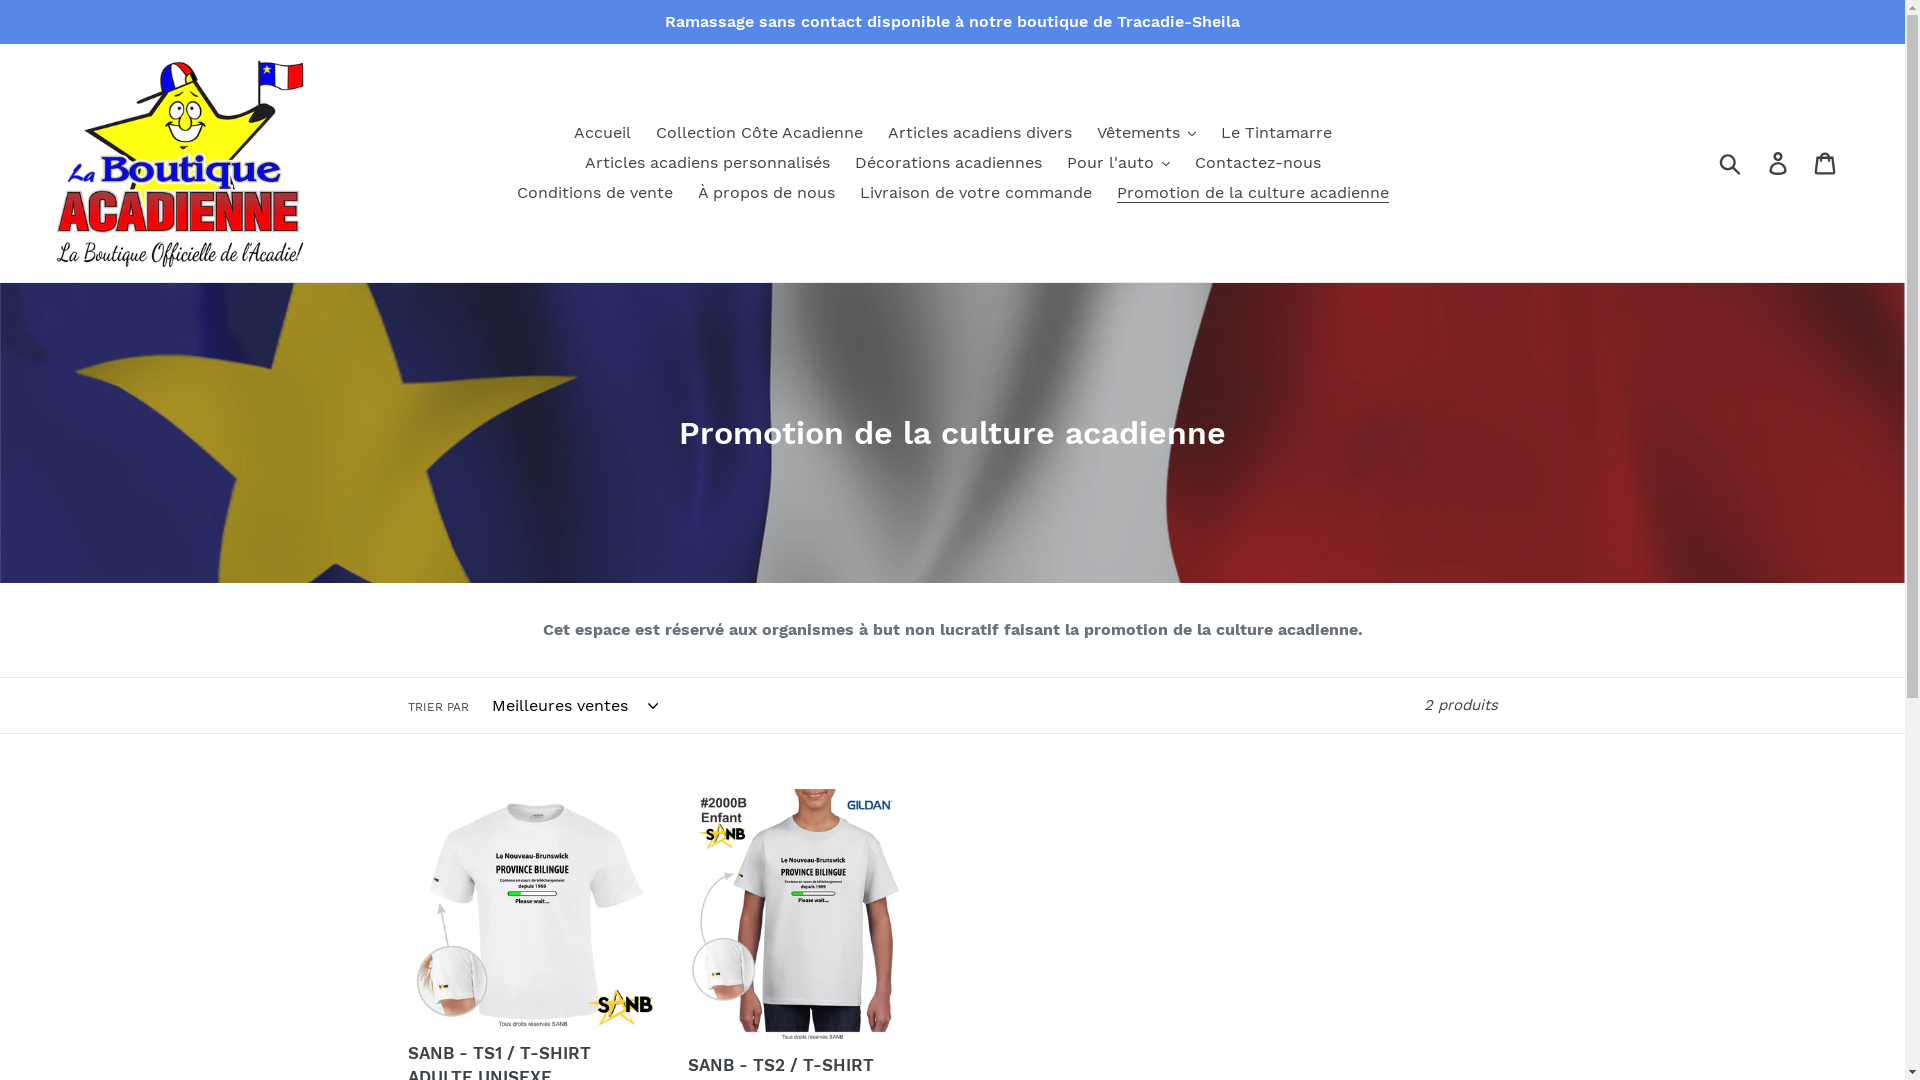 This screenshot has height=1080, width=1920. Describe the element at coordinates (1826, 162) in the screenshot. I see `'Panier'` at that location.